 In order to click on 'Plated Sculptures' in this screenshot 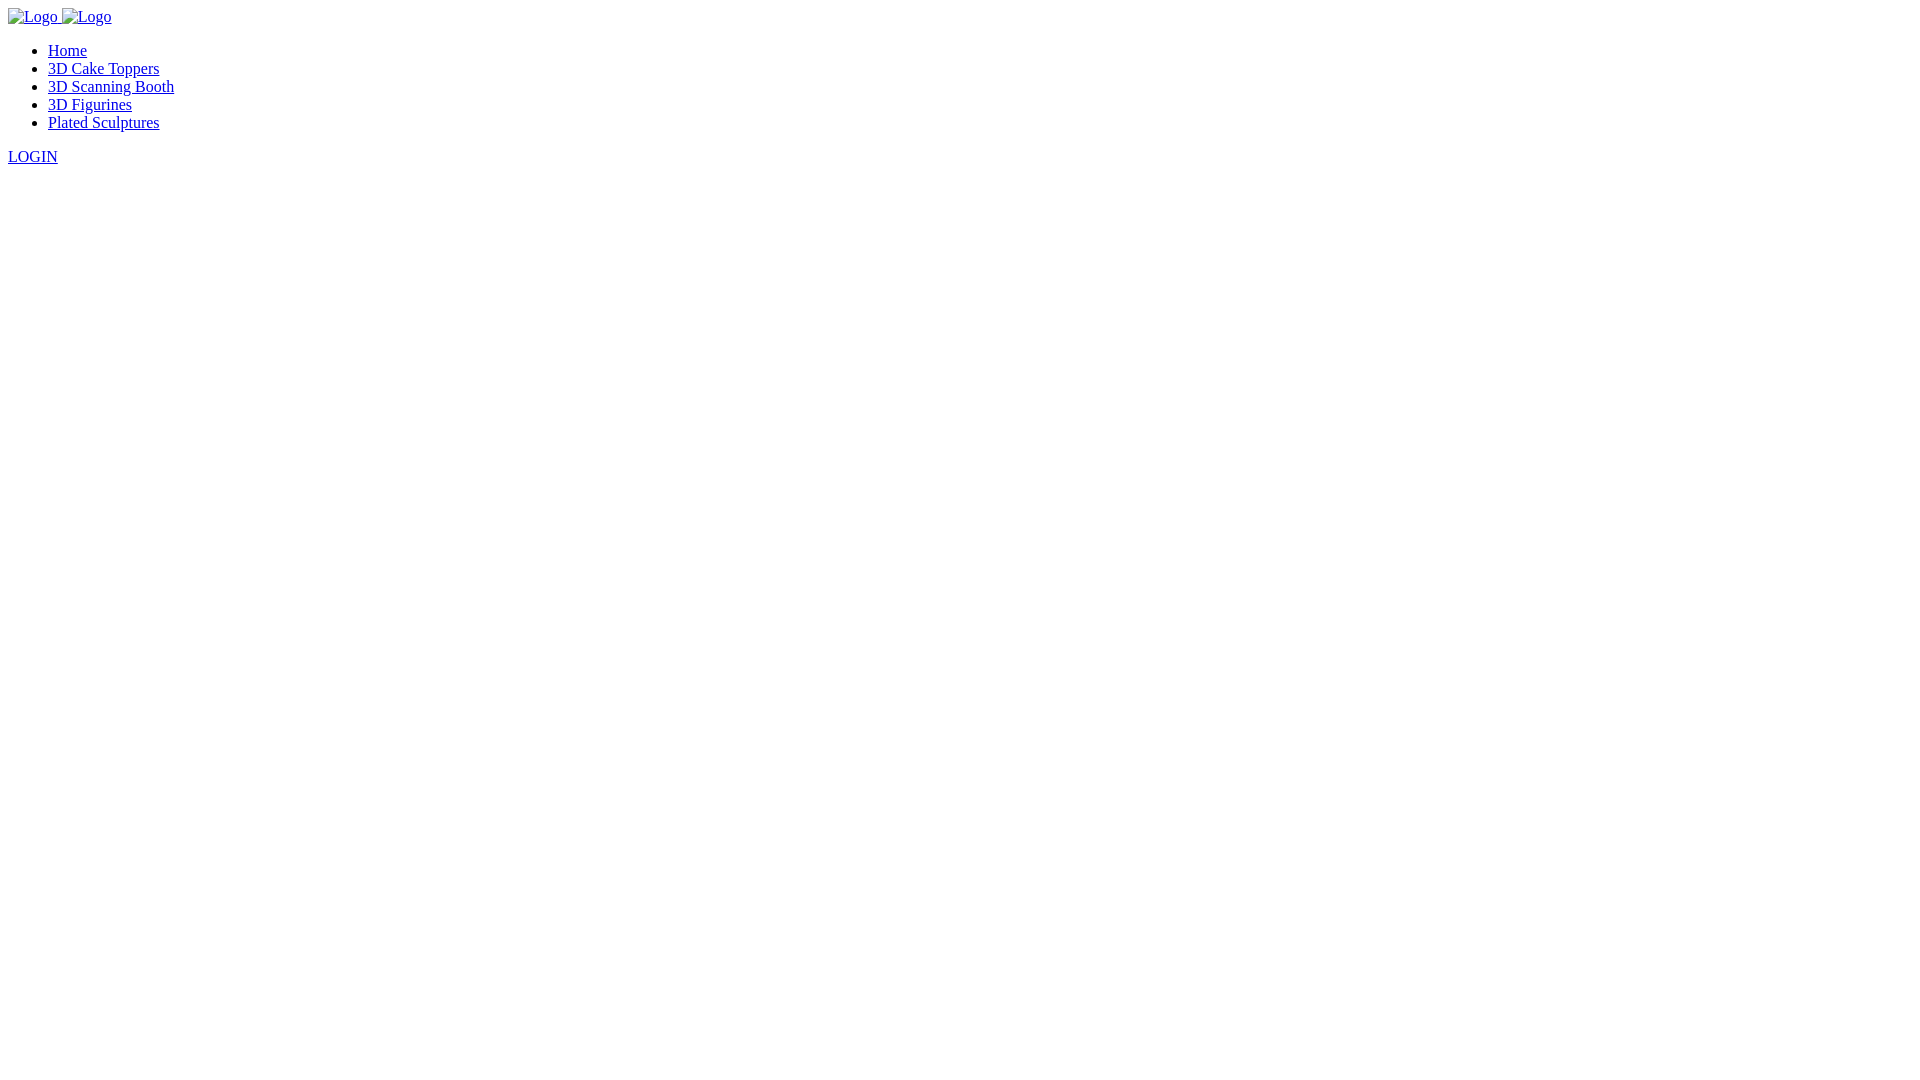, I will do `click(103, 122)`.